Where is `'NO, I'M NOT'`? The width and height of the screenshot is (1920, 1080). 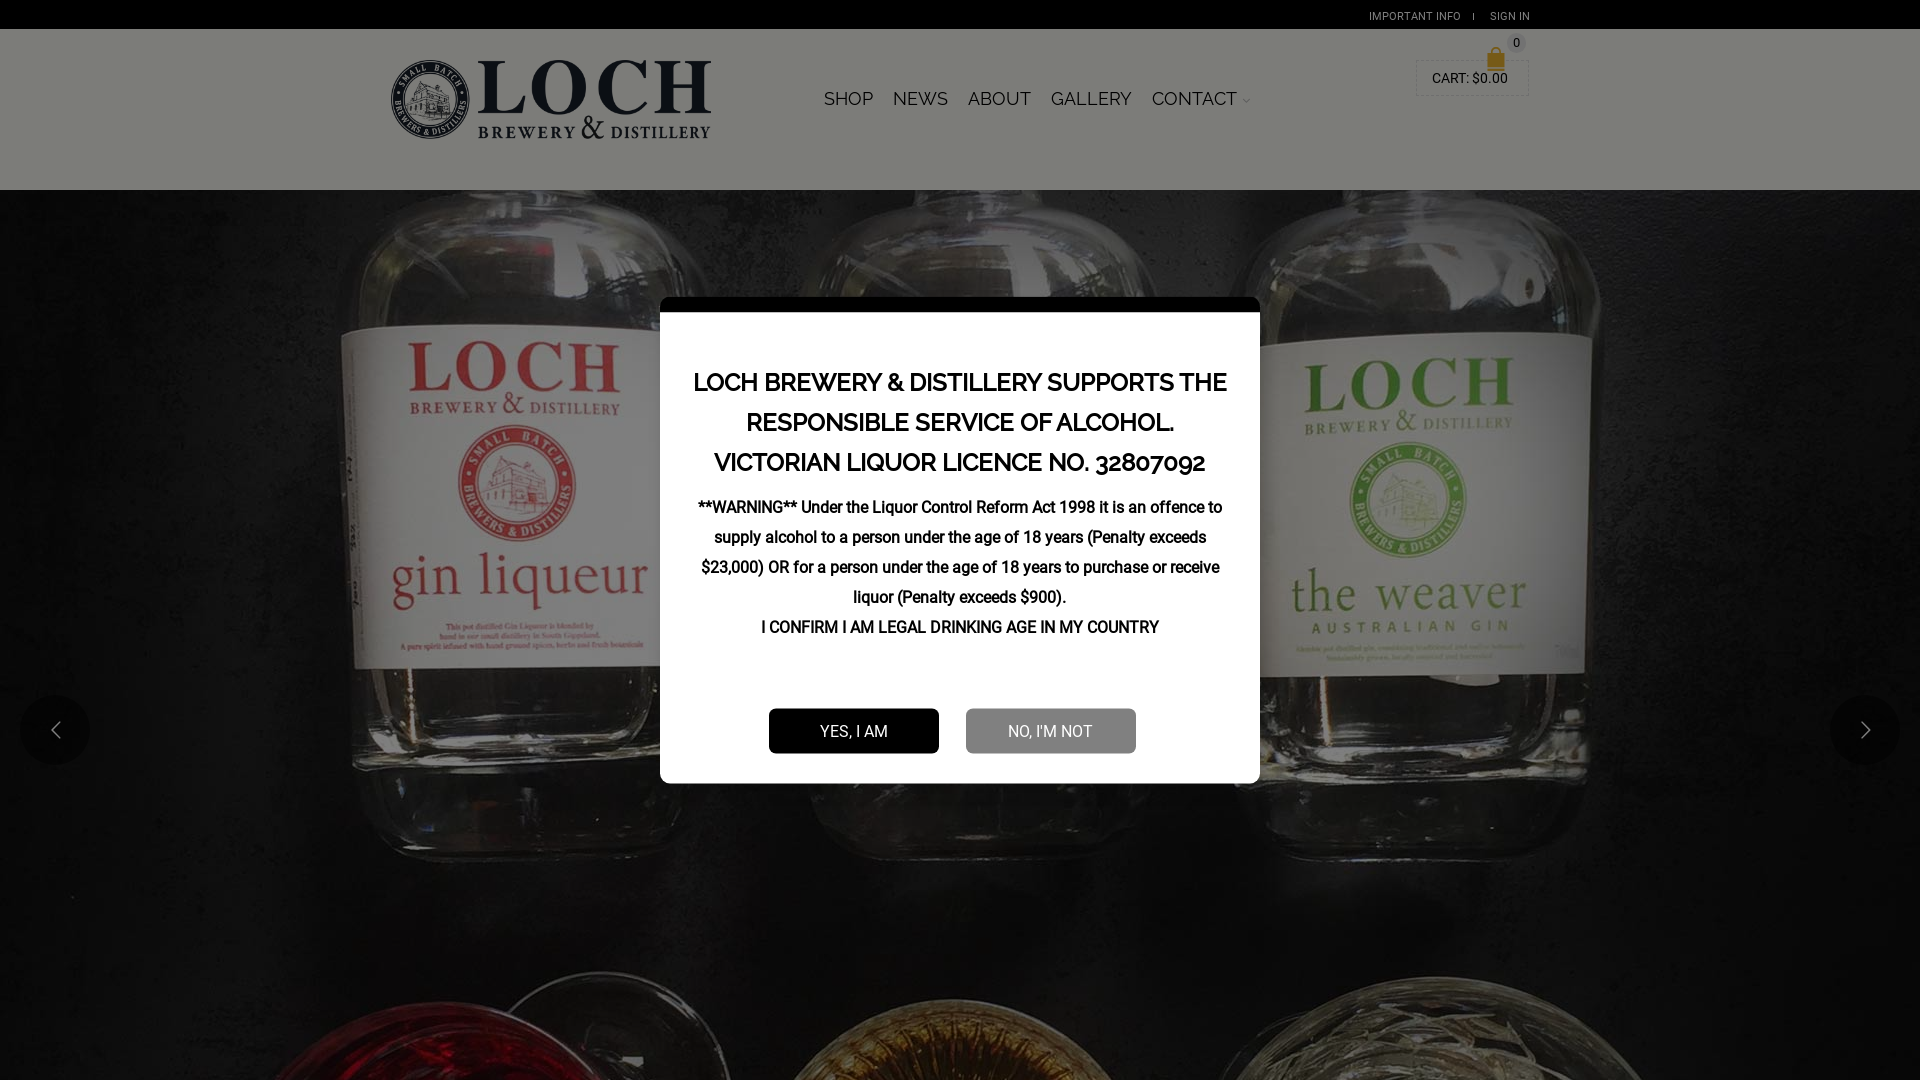 'NO, I'M NOT' is located at coordinates (1050, 730).